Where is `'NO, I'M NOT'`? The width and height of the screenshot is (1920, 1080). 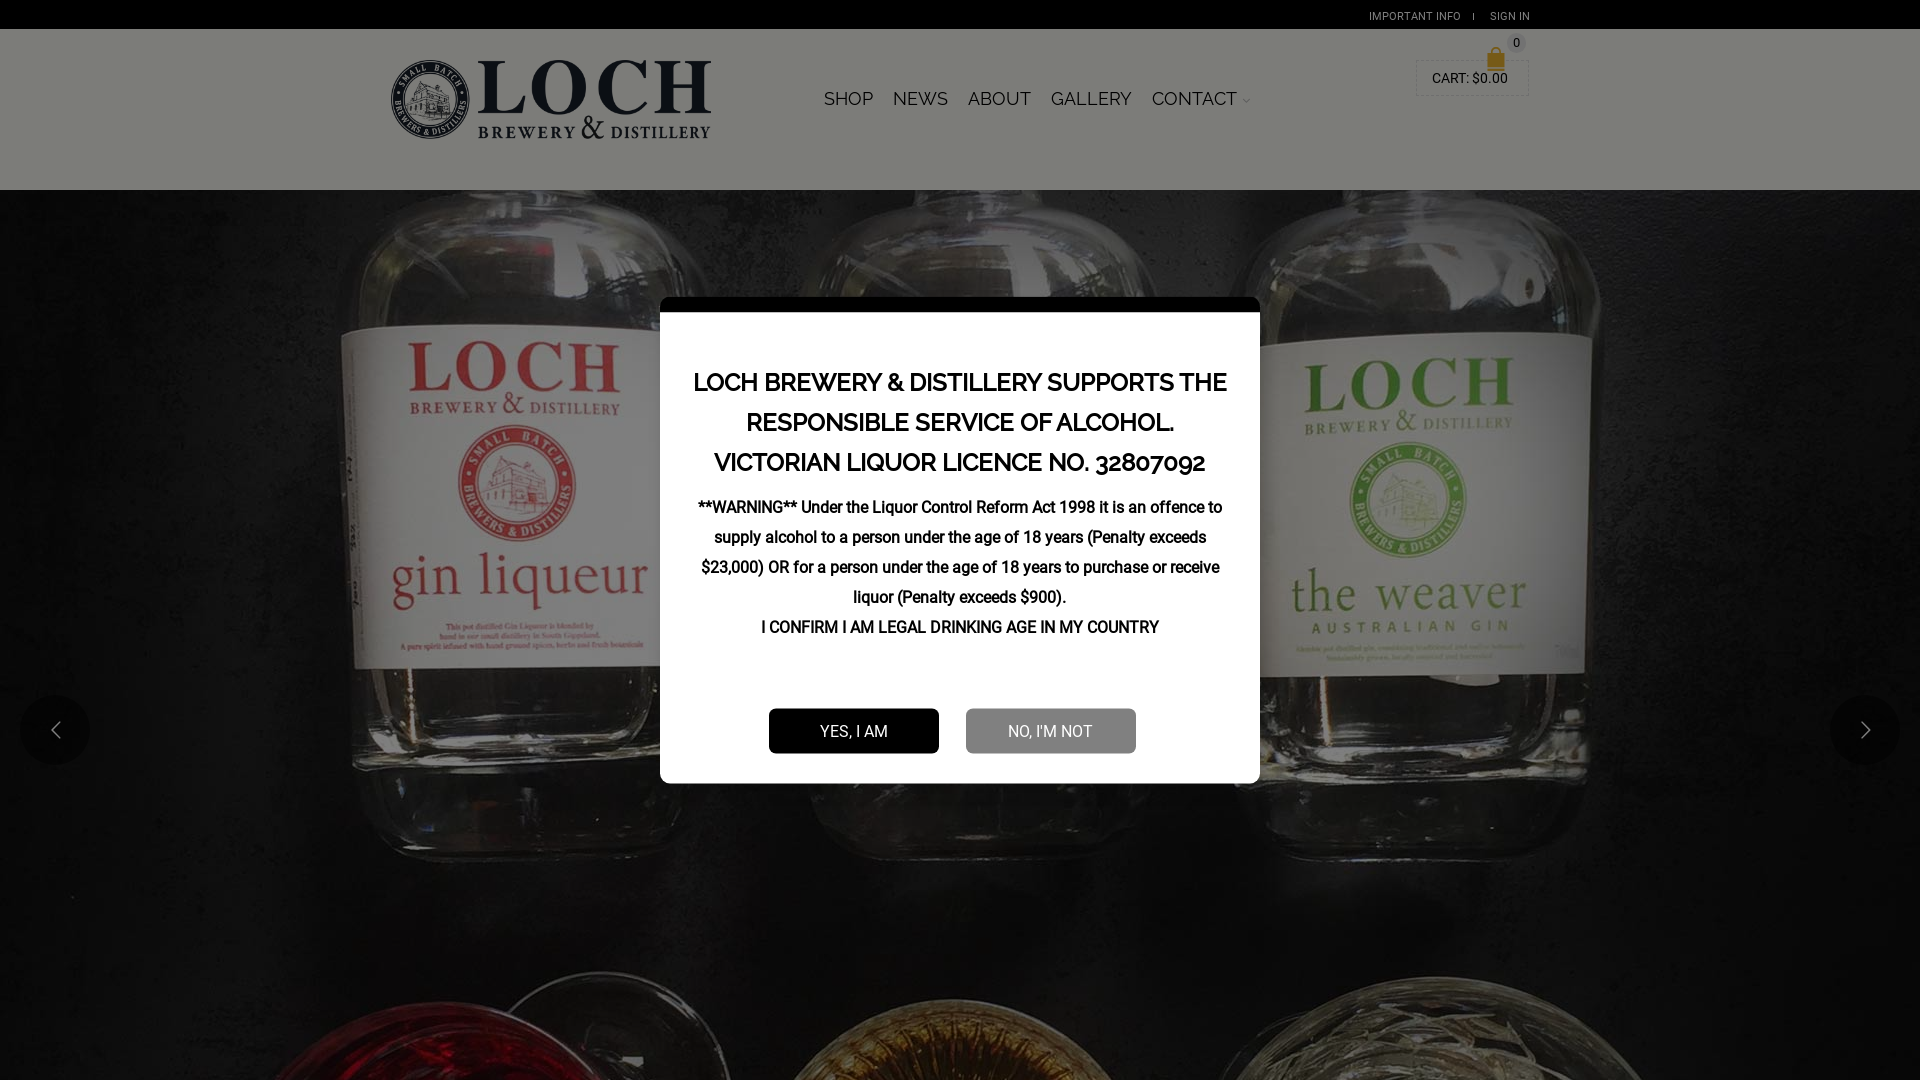 'NO, I'M NOT' is located at coordinates (1050, 730).